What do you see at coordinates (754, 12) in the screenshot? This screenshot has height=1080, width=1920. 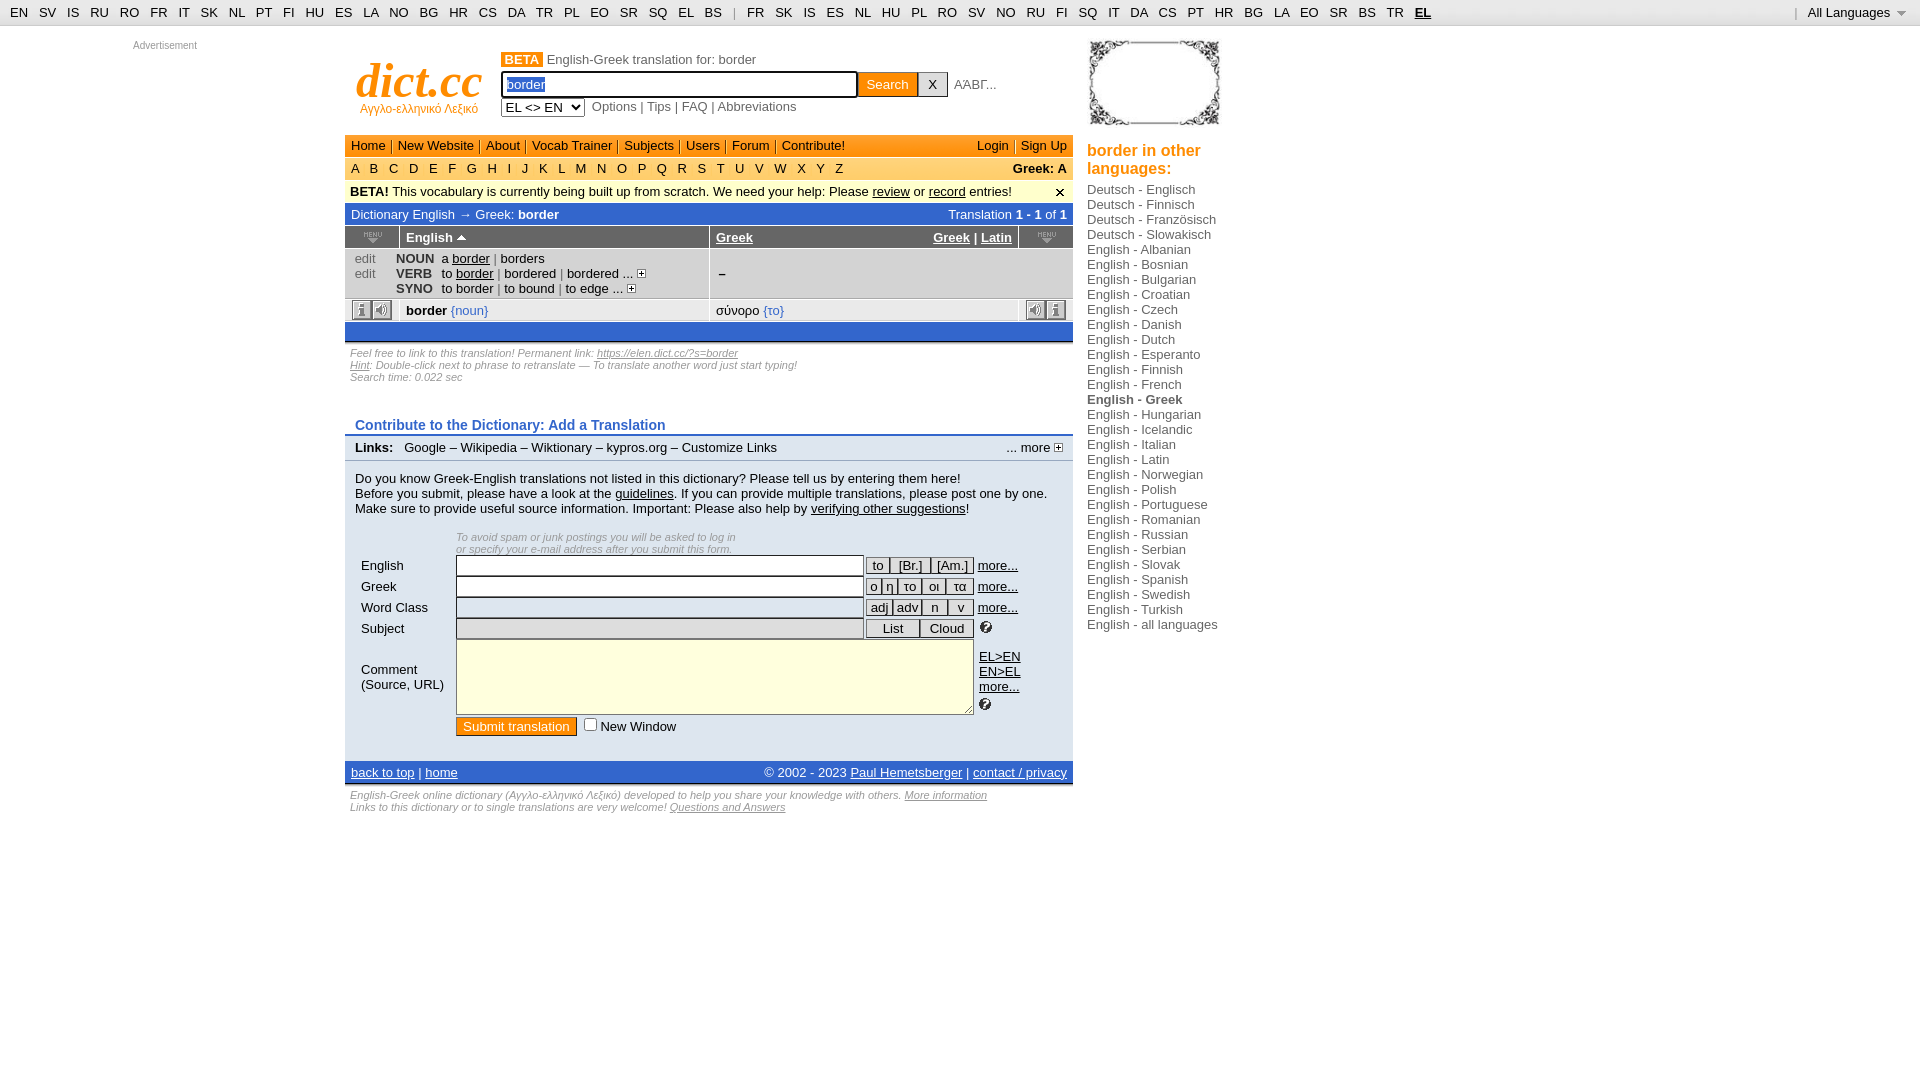 I see `'FR'` at bounding box center [754, 12].